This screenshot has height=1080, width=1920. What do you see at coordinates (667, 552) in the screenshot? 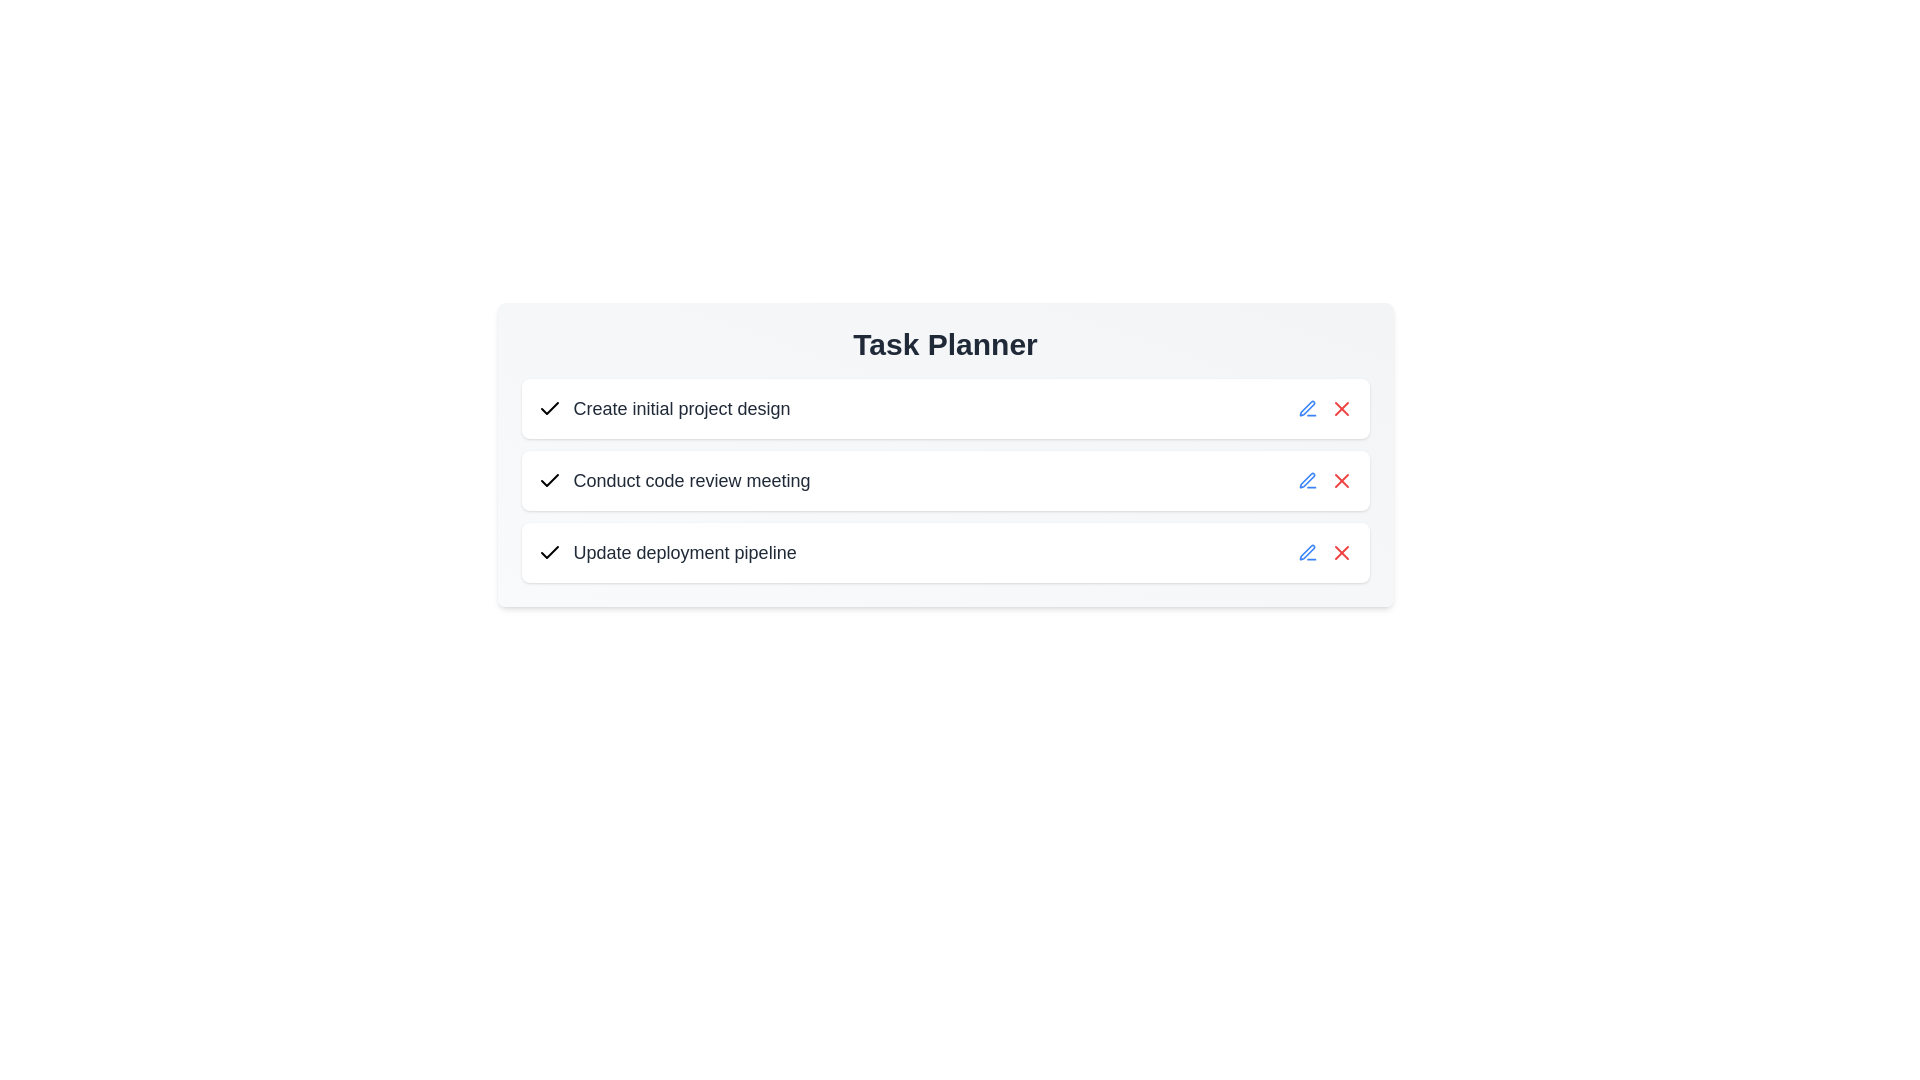
I see `the text label displaying 'Update deployment pipeline', which is the third task in the list, positioned below 'Conduct code review meeting' and above the action icons` at bounding box center [667, 552].